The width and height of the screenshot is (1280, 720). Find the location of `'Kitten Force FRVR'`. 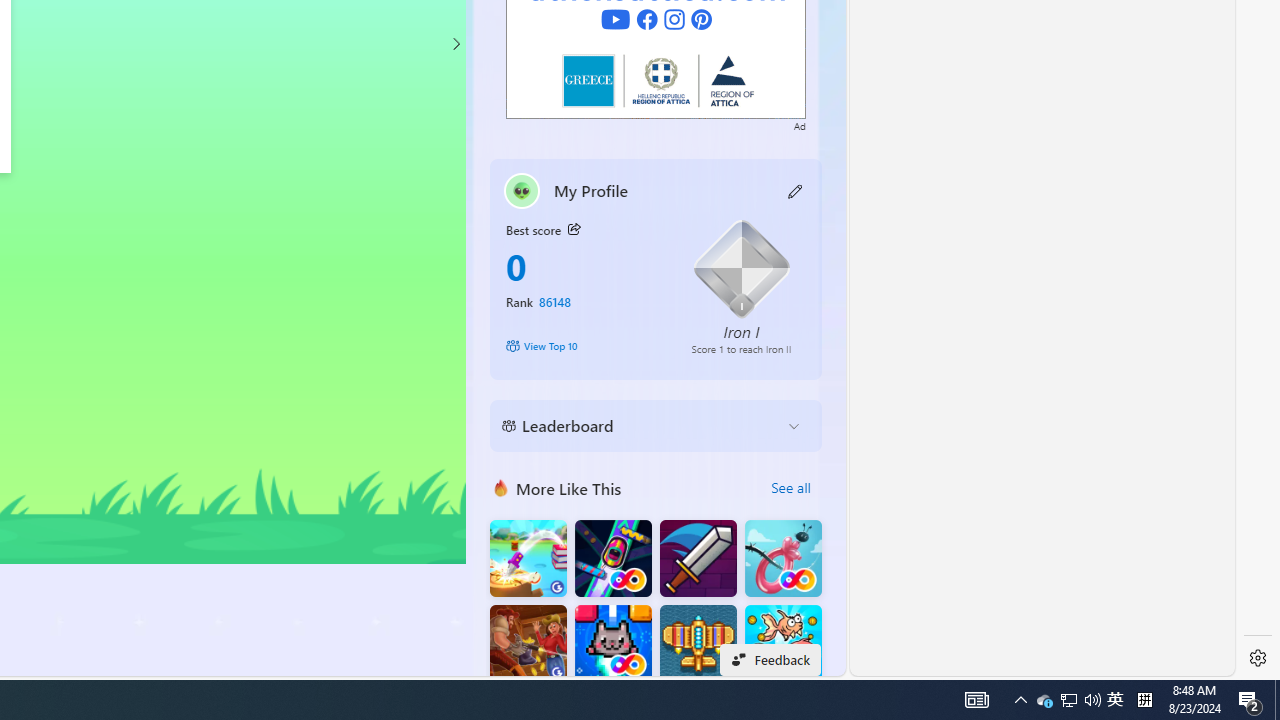

'Kitten Force FRVR' is located at coordinates (612, 643).